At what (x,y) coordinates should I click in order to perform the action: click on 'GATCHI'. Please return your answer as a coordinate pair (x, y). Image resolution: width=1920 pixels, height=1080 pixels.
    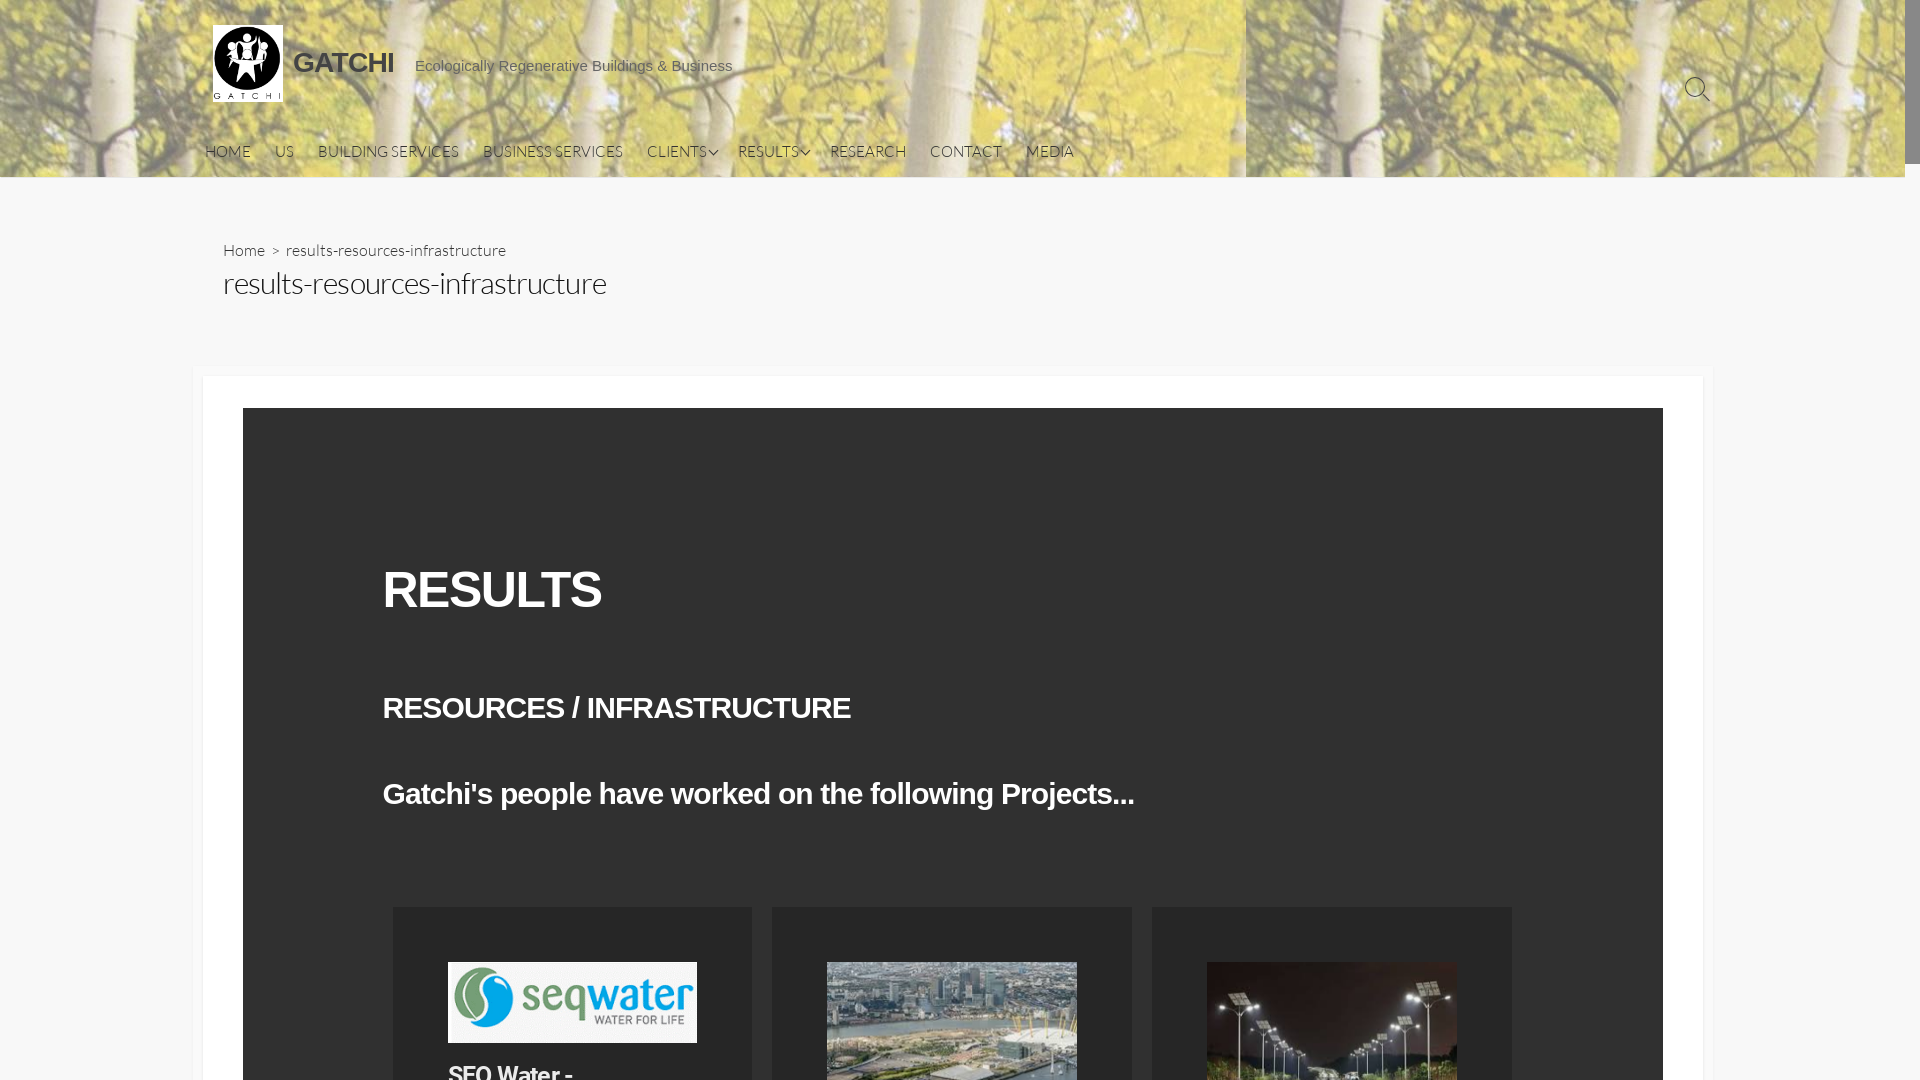
    Looking at the image, I should click on (245, 62).